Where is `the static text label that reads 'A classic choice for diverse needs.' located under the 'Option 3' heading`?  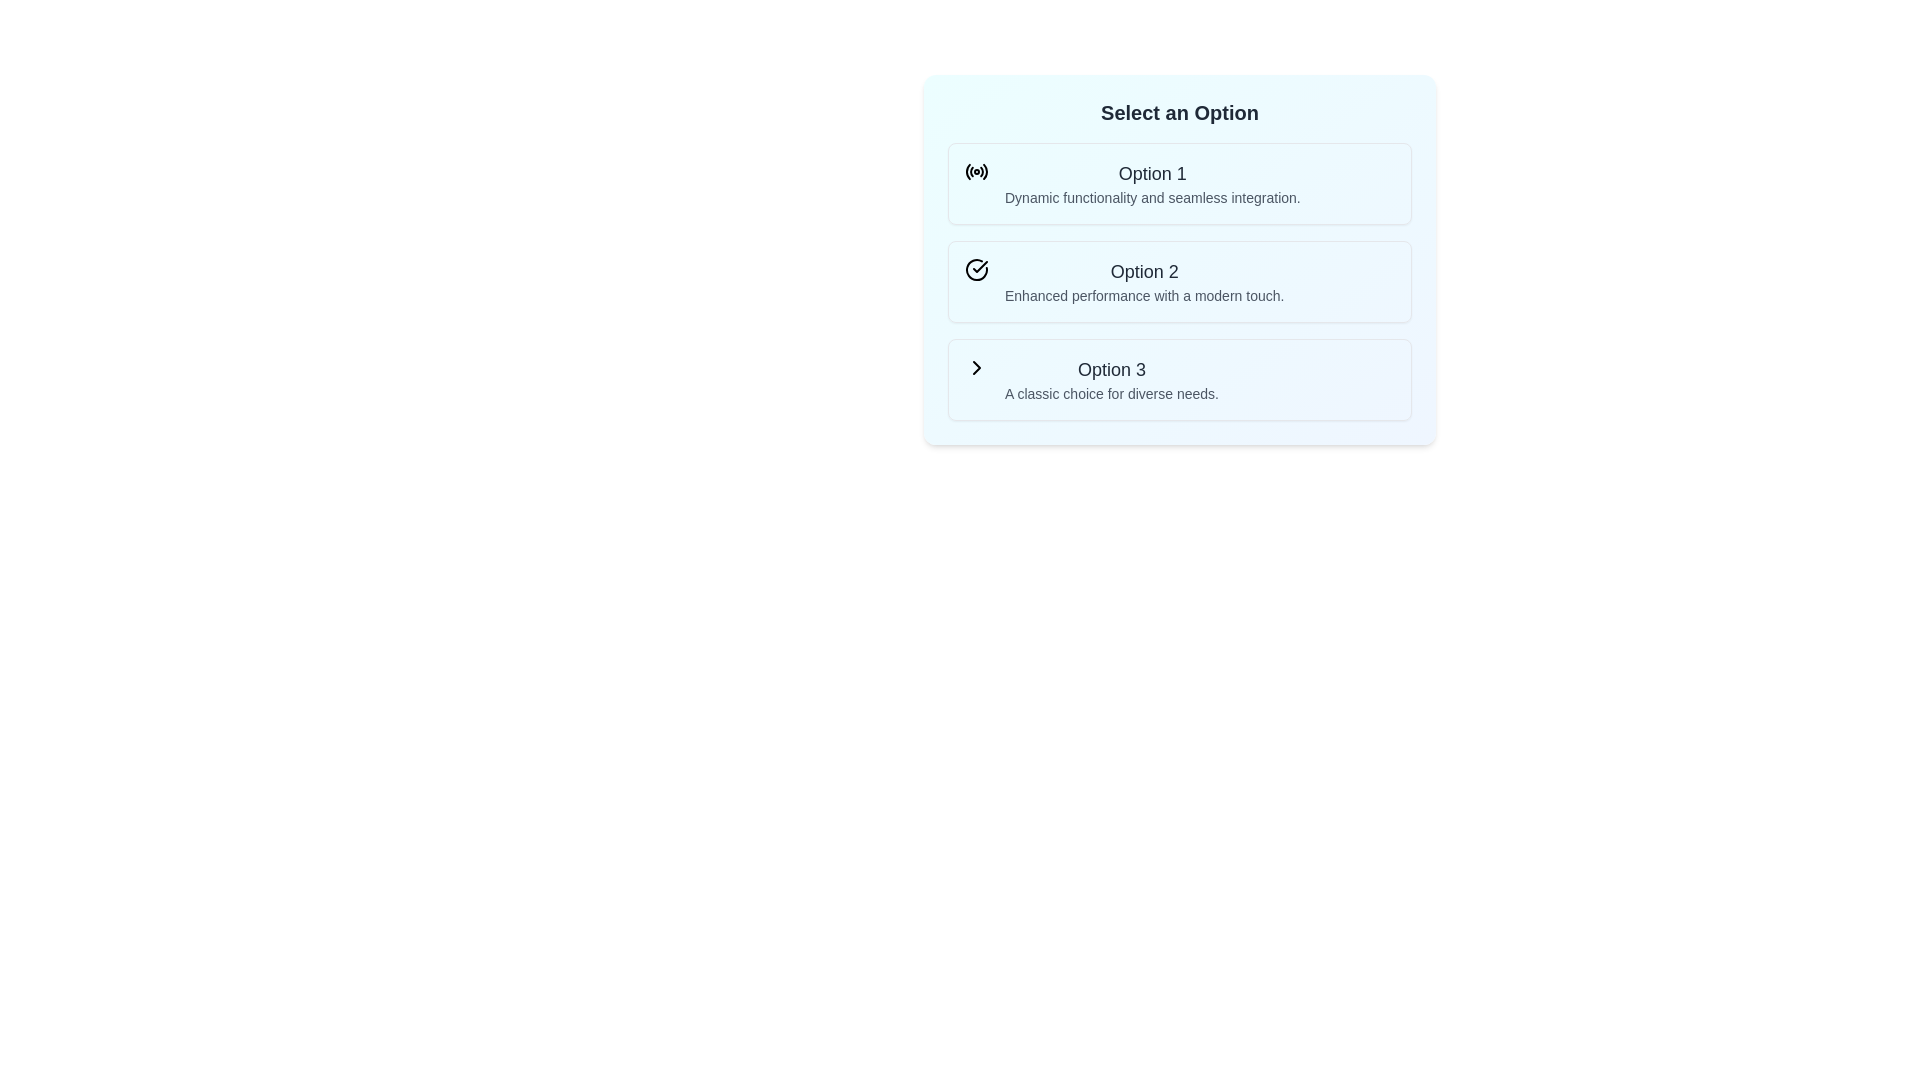
the static text label that reads 'A classic choice for diverse needs.' located under the 'Option 3' heading is located at coordinates (1111, 393).